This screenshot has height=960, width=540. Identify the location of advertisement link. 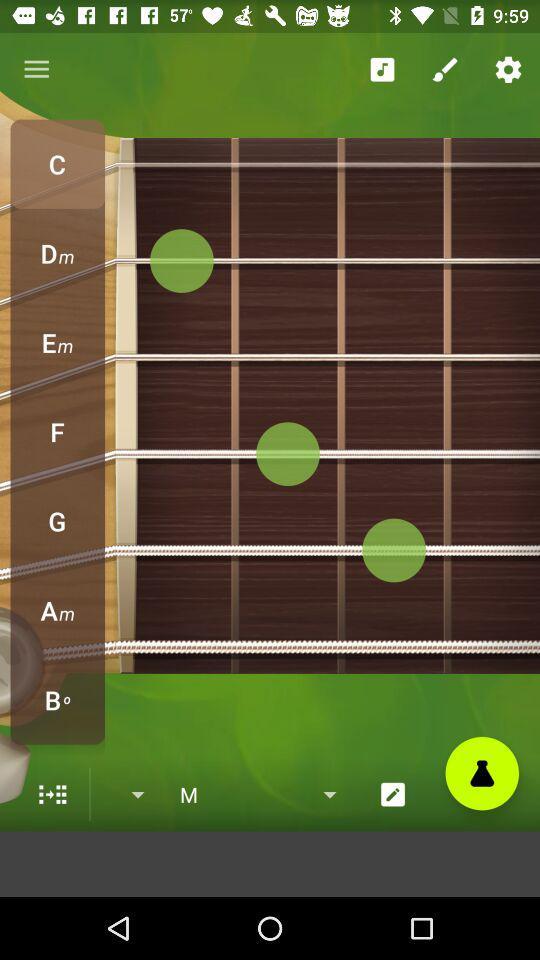
(270, 863).